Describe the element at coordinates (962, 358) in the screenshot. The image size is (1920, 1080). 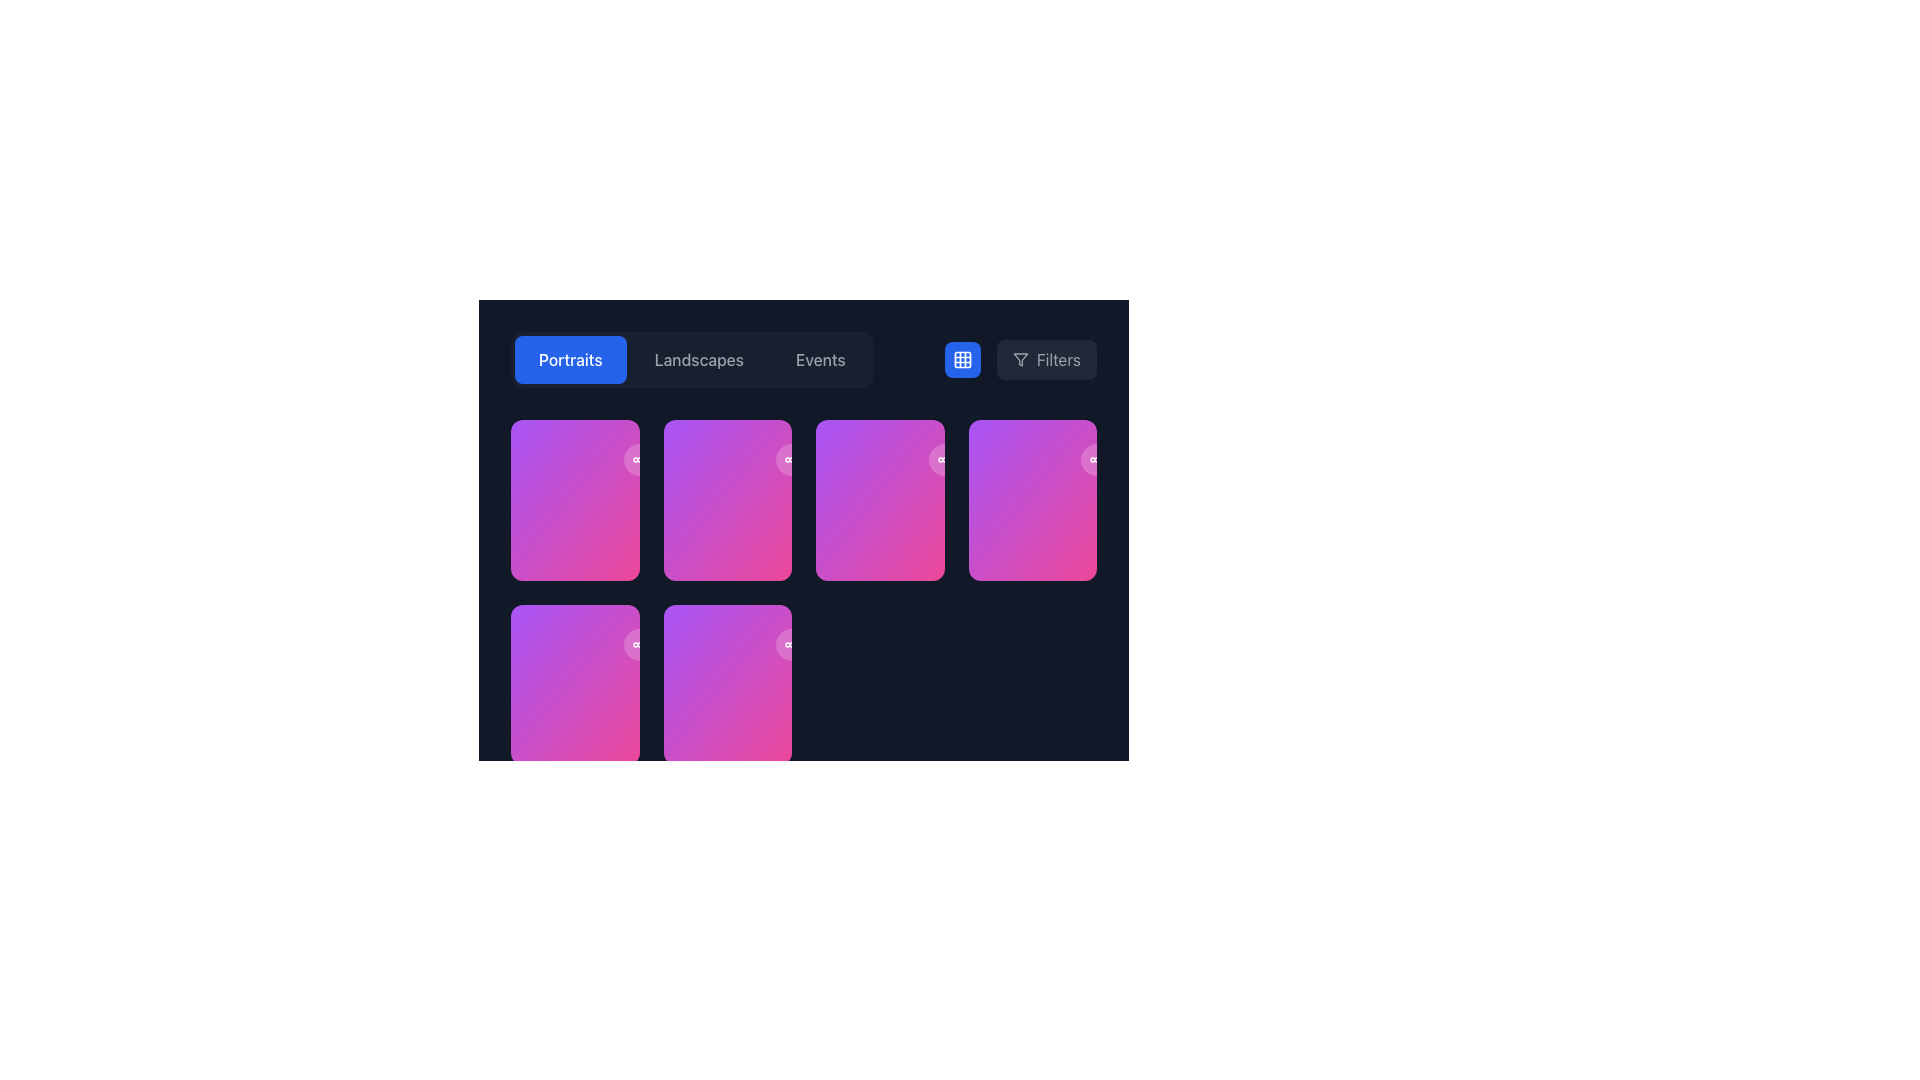
I see `the graphical element within the grid icon that represents categorization or layout adjustment functionality, located near the filter button and to the right of the category buttons 'Portraits' and 'Landscapes'` at that location.